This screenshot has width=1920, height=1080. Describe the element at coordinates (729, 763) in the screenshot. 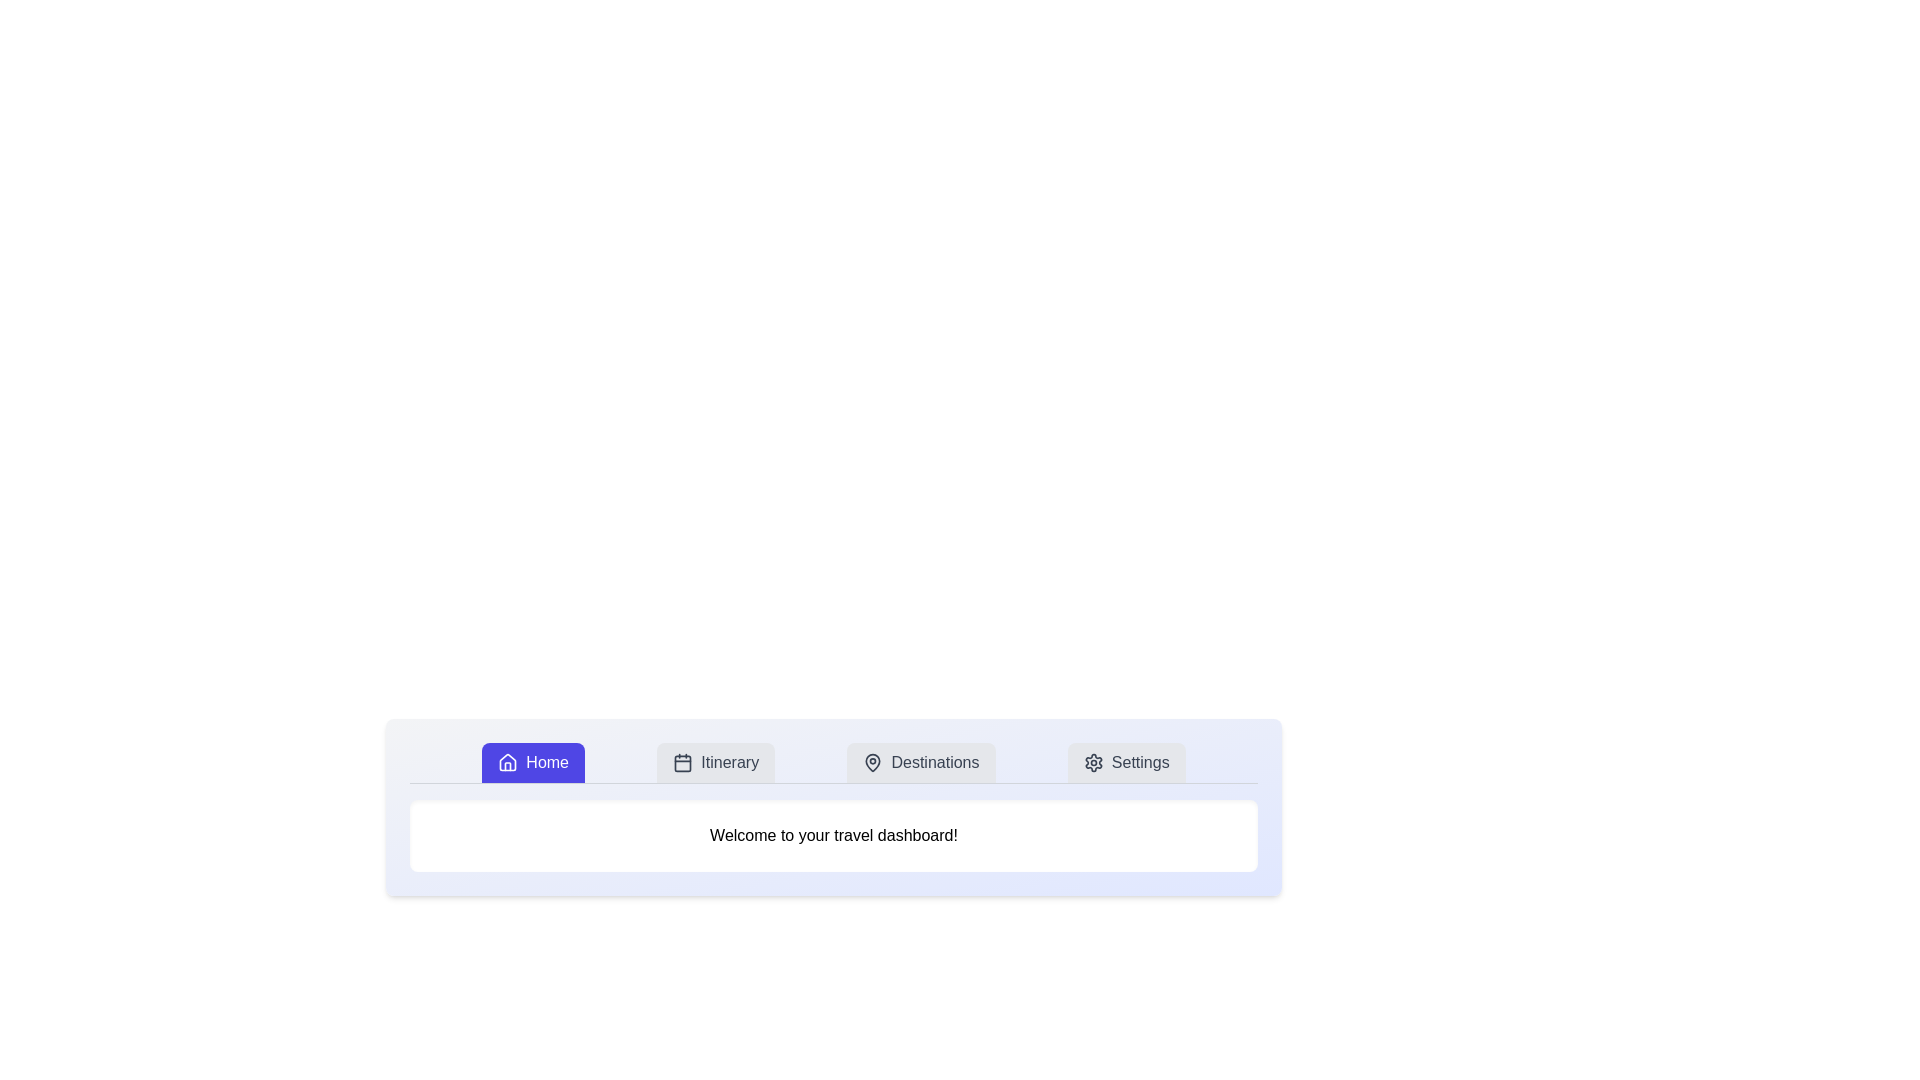

I see `the 'Itinerary' text label in the navigation bar` at that location.